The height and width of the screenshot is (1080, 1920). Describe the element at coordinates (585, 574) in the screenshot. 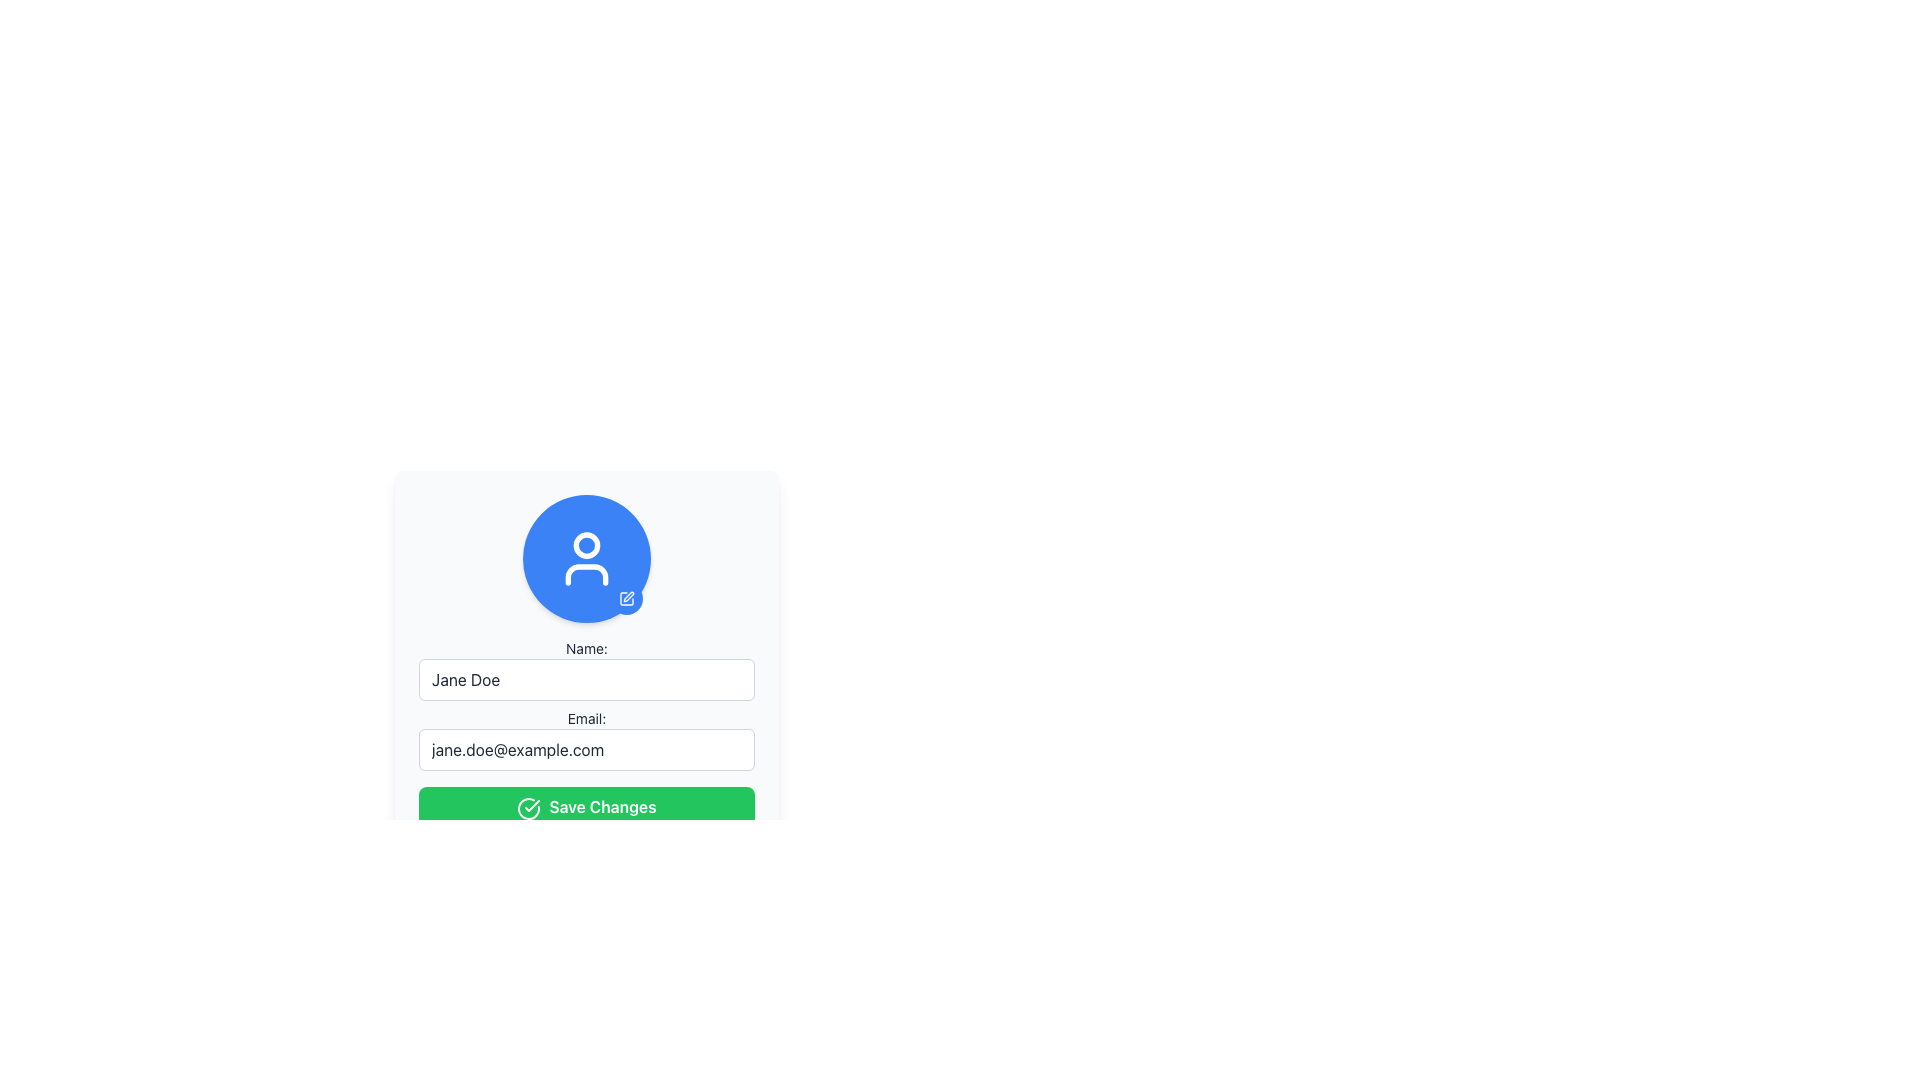

I see `the arc element located at the bottom of the circular profile icon, which has a black outline against a white and blue background` at that location.